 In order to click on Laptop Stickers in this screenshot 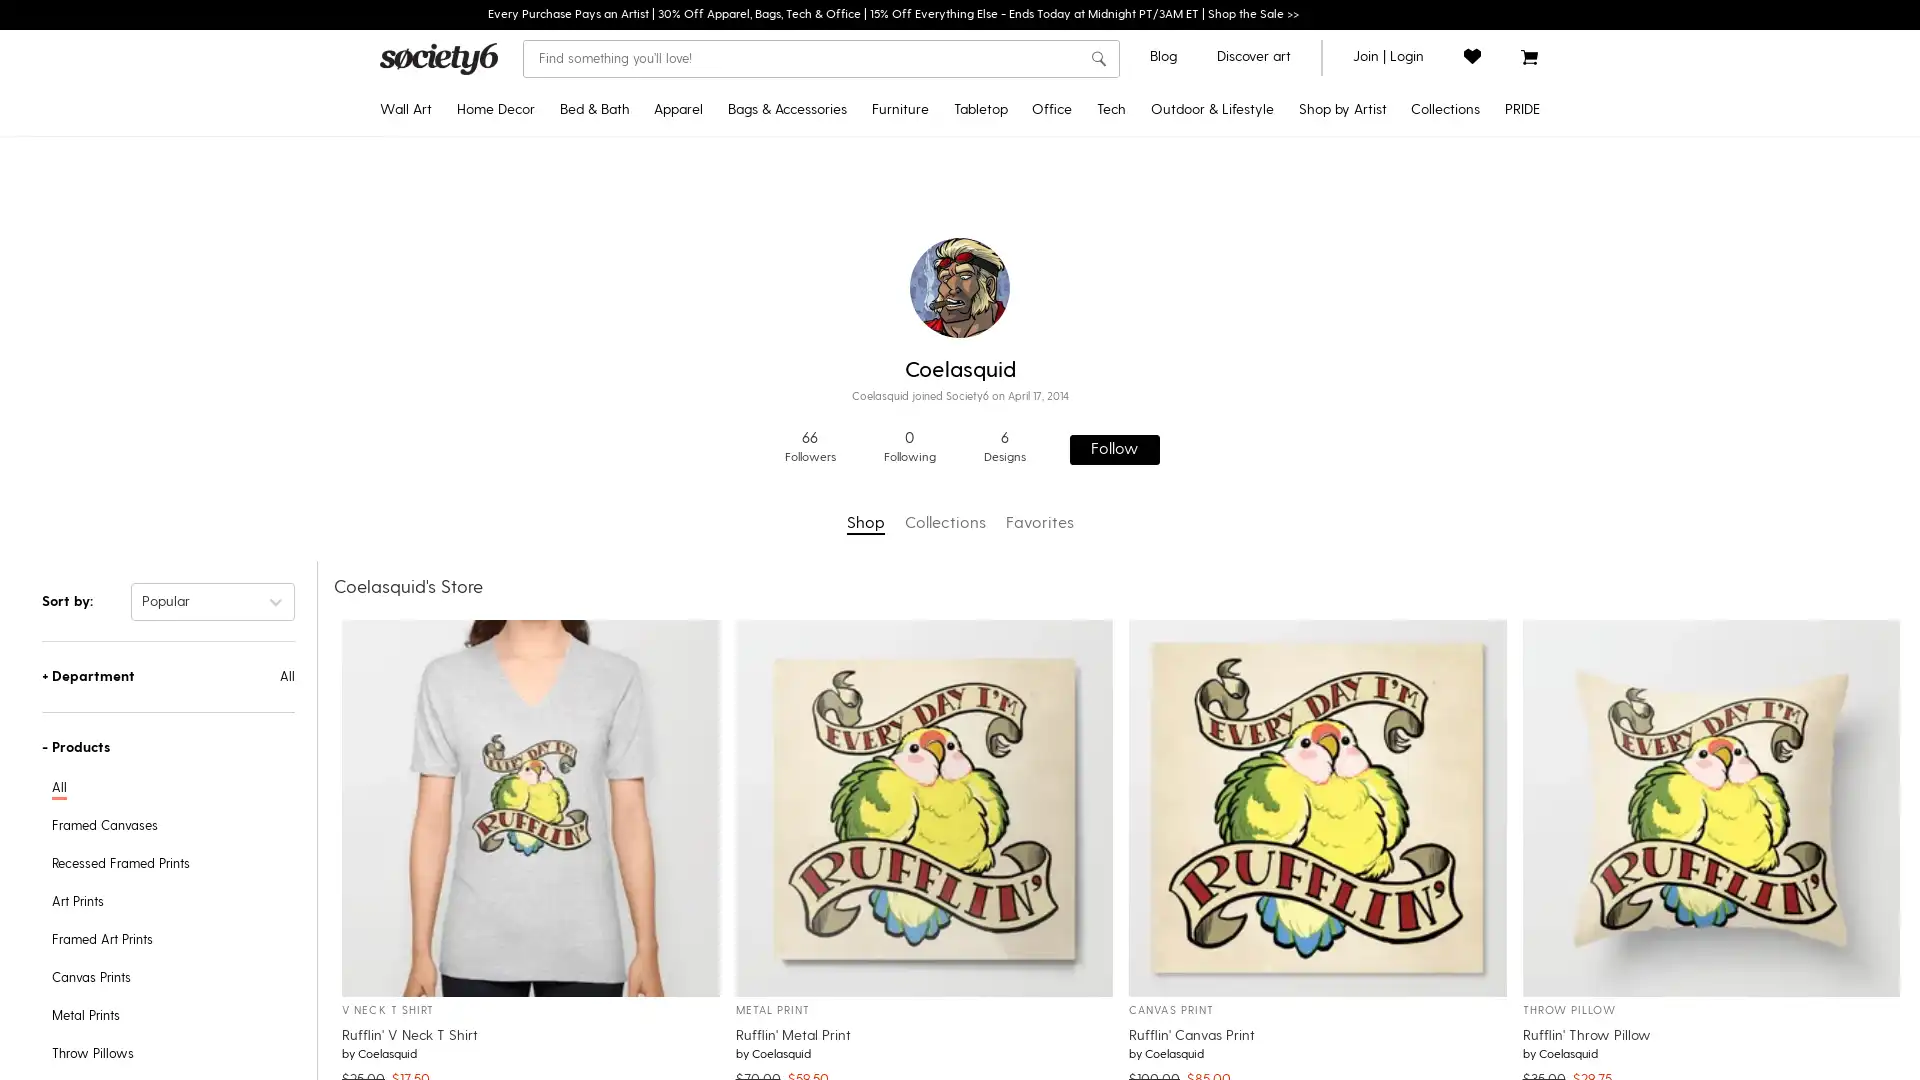, I will do `click(1101, 483)`.